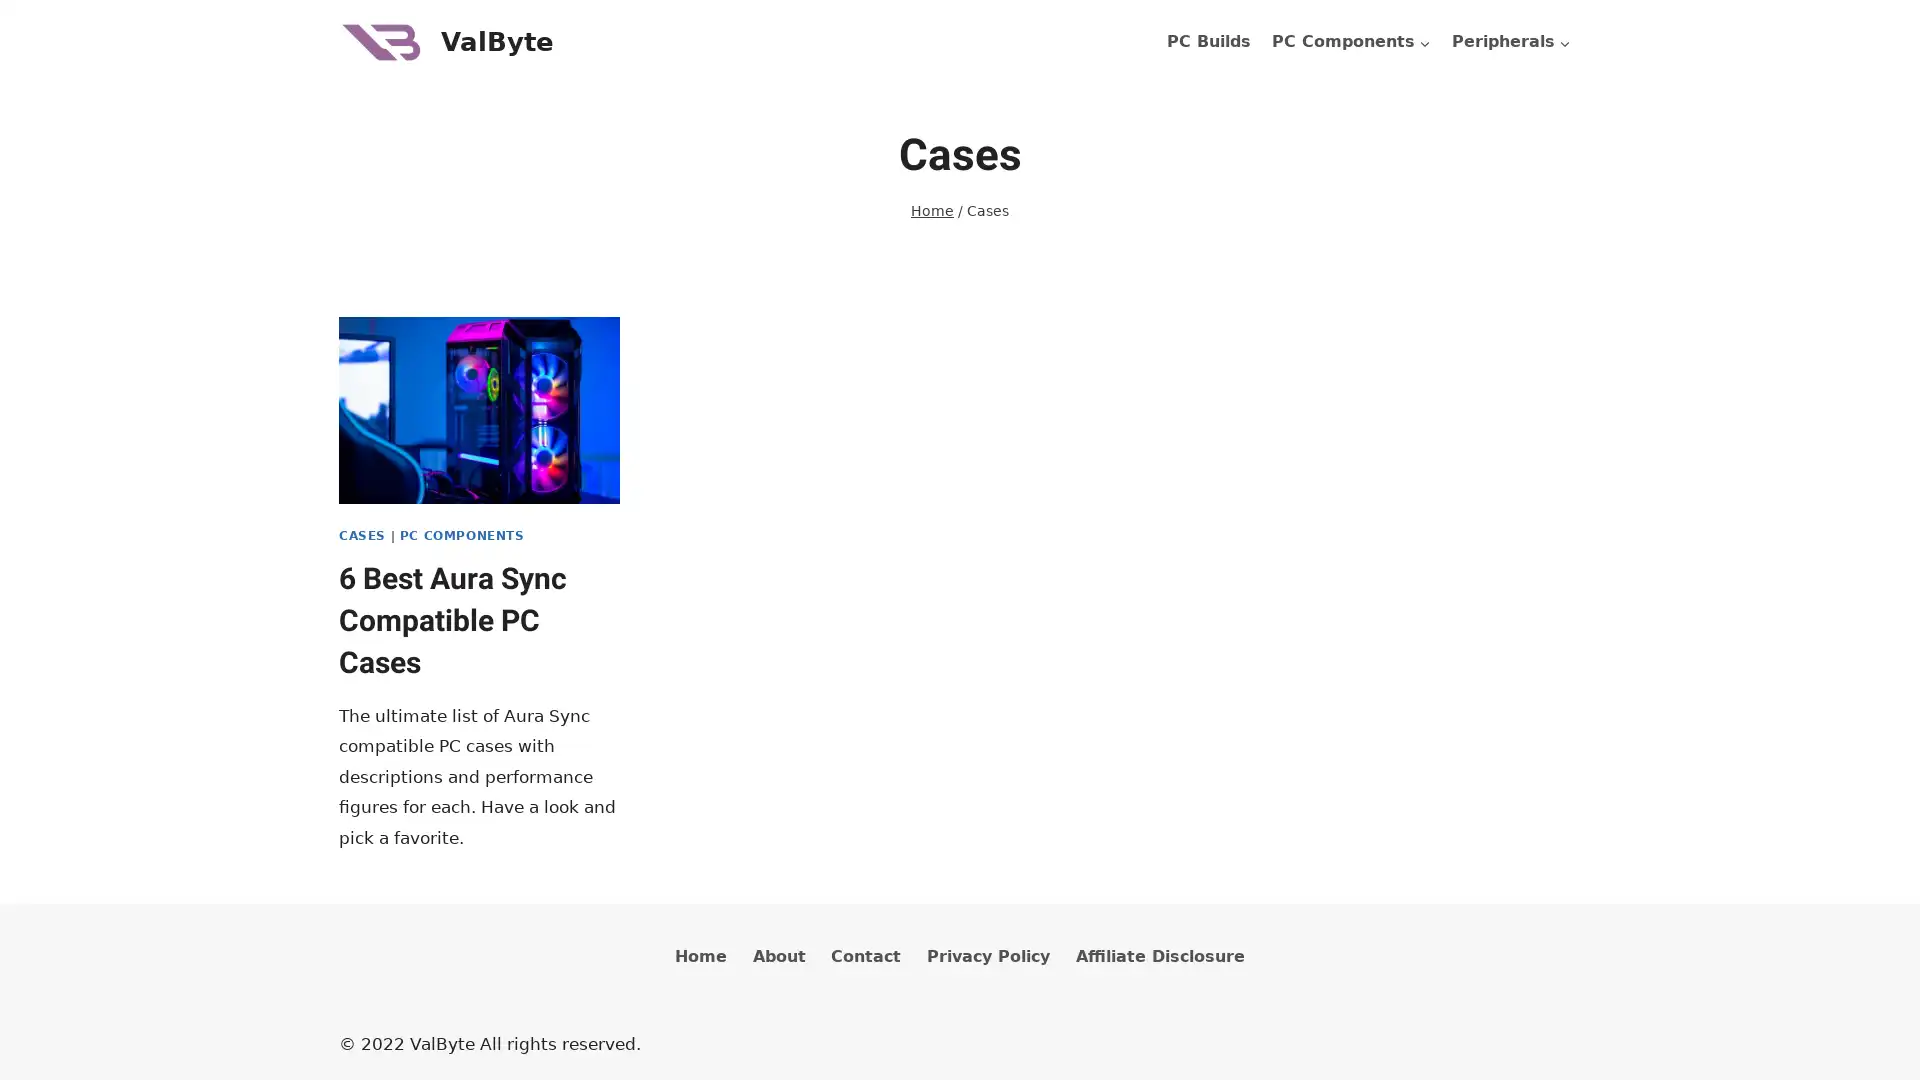 This screenshot has height=1080, width=1920. What do you see at coordinates (1511, 42) in the screenshot?
I see `Expand child menu` at bounding box center [1511, 42].